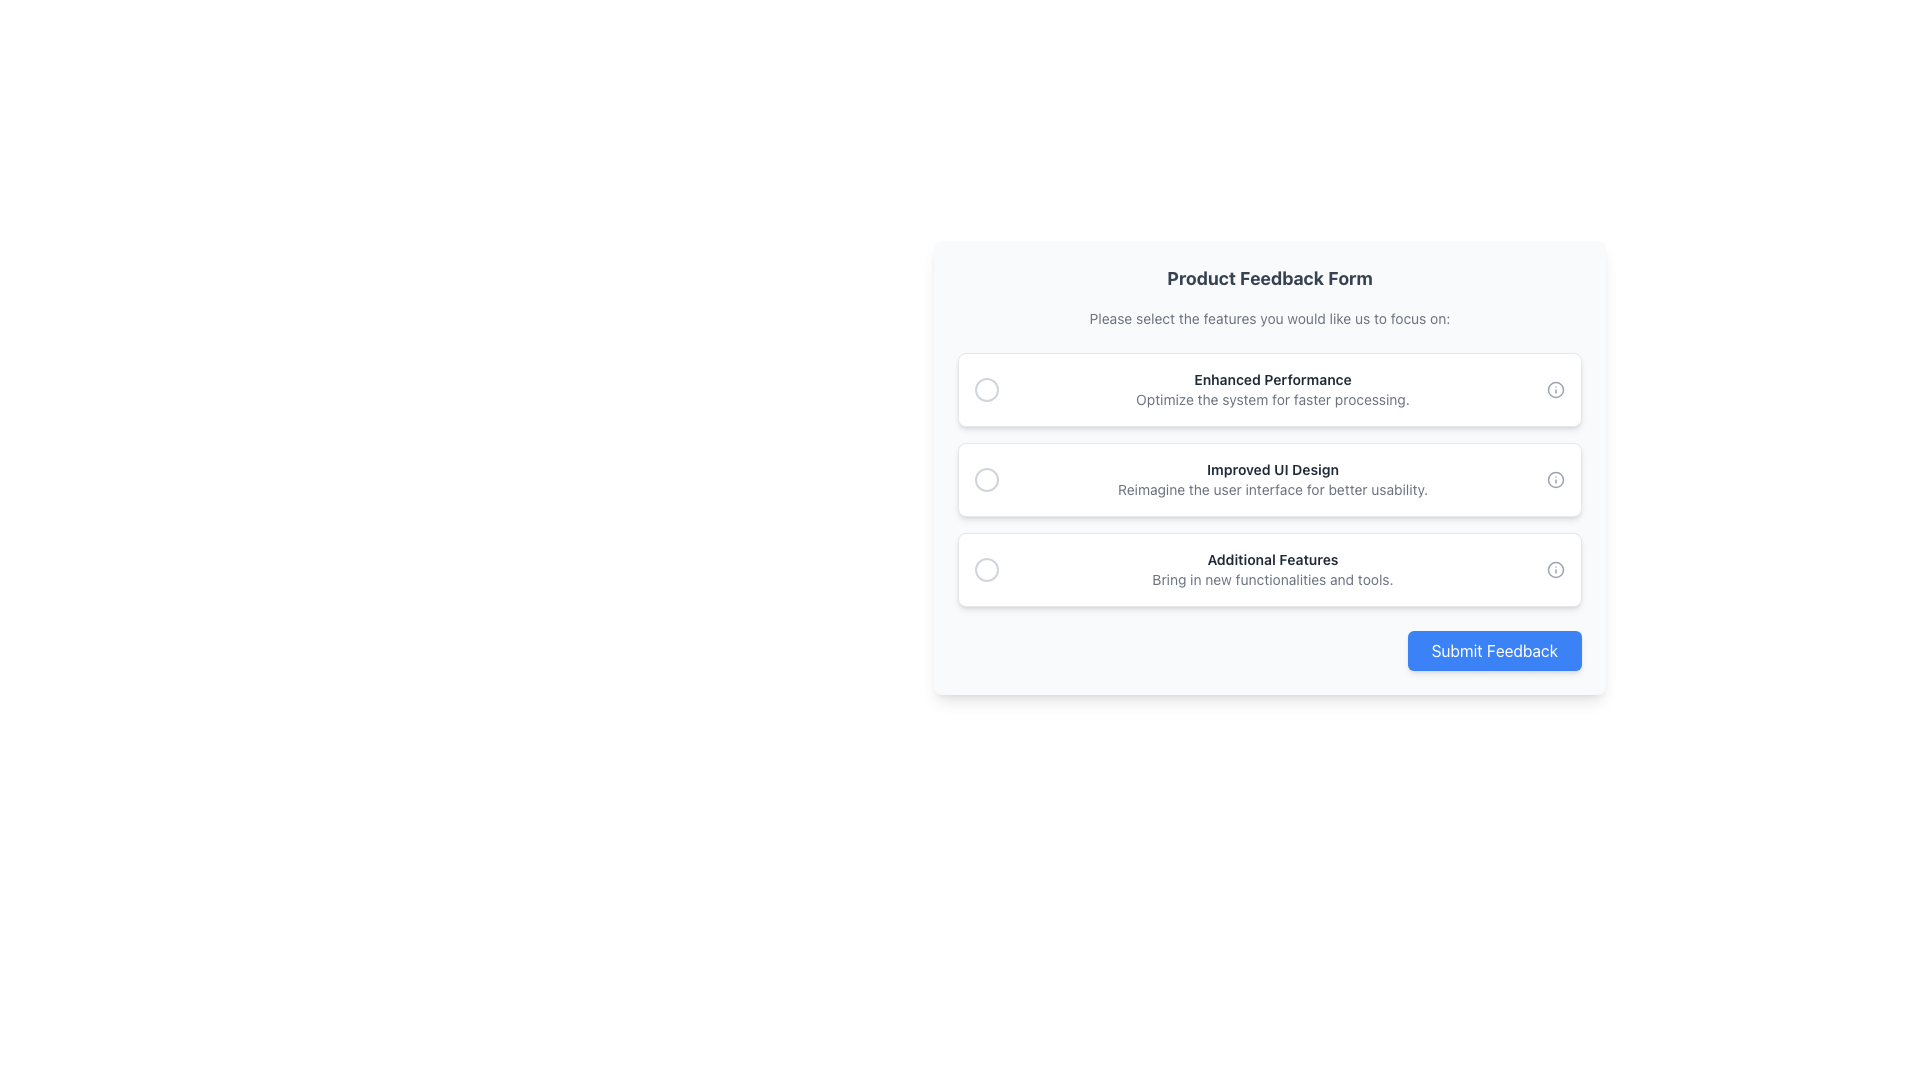  I want to click on the circular icon with a light gray outline and transparent fill, resembling an information symbol, located next to the 'Improved UI Design' text, so click(1554, 479).